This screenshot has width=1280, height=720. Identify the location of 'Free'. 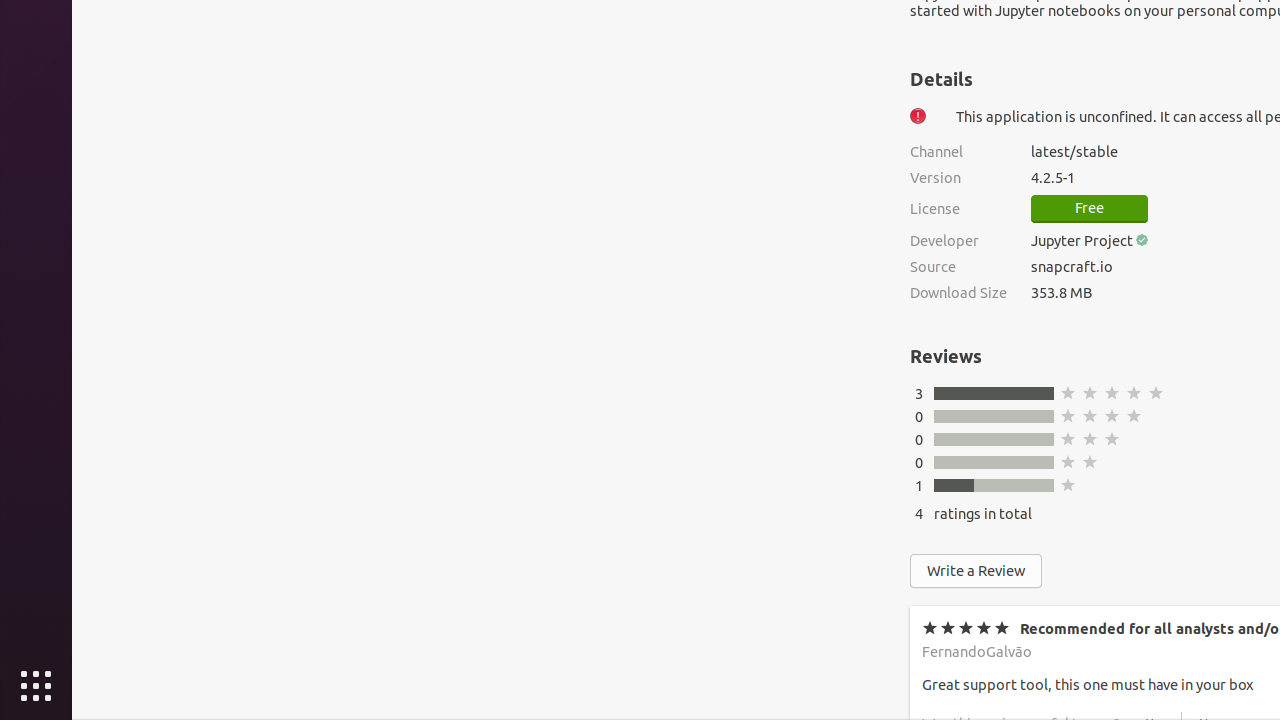
(1088, 209).